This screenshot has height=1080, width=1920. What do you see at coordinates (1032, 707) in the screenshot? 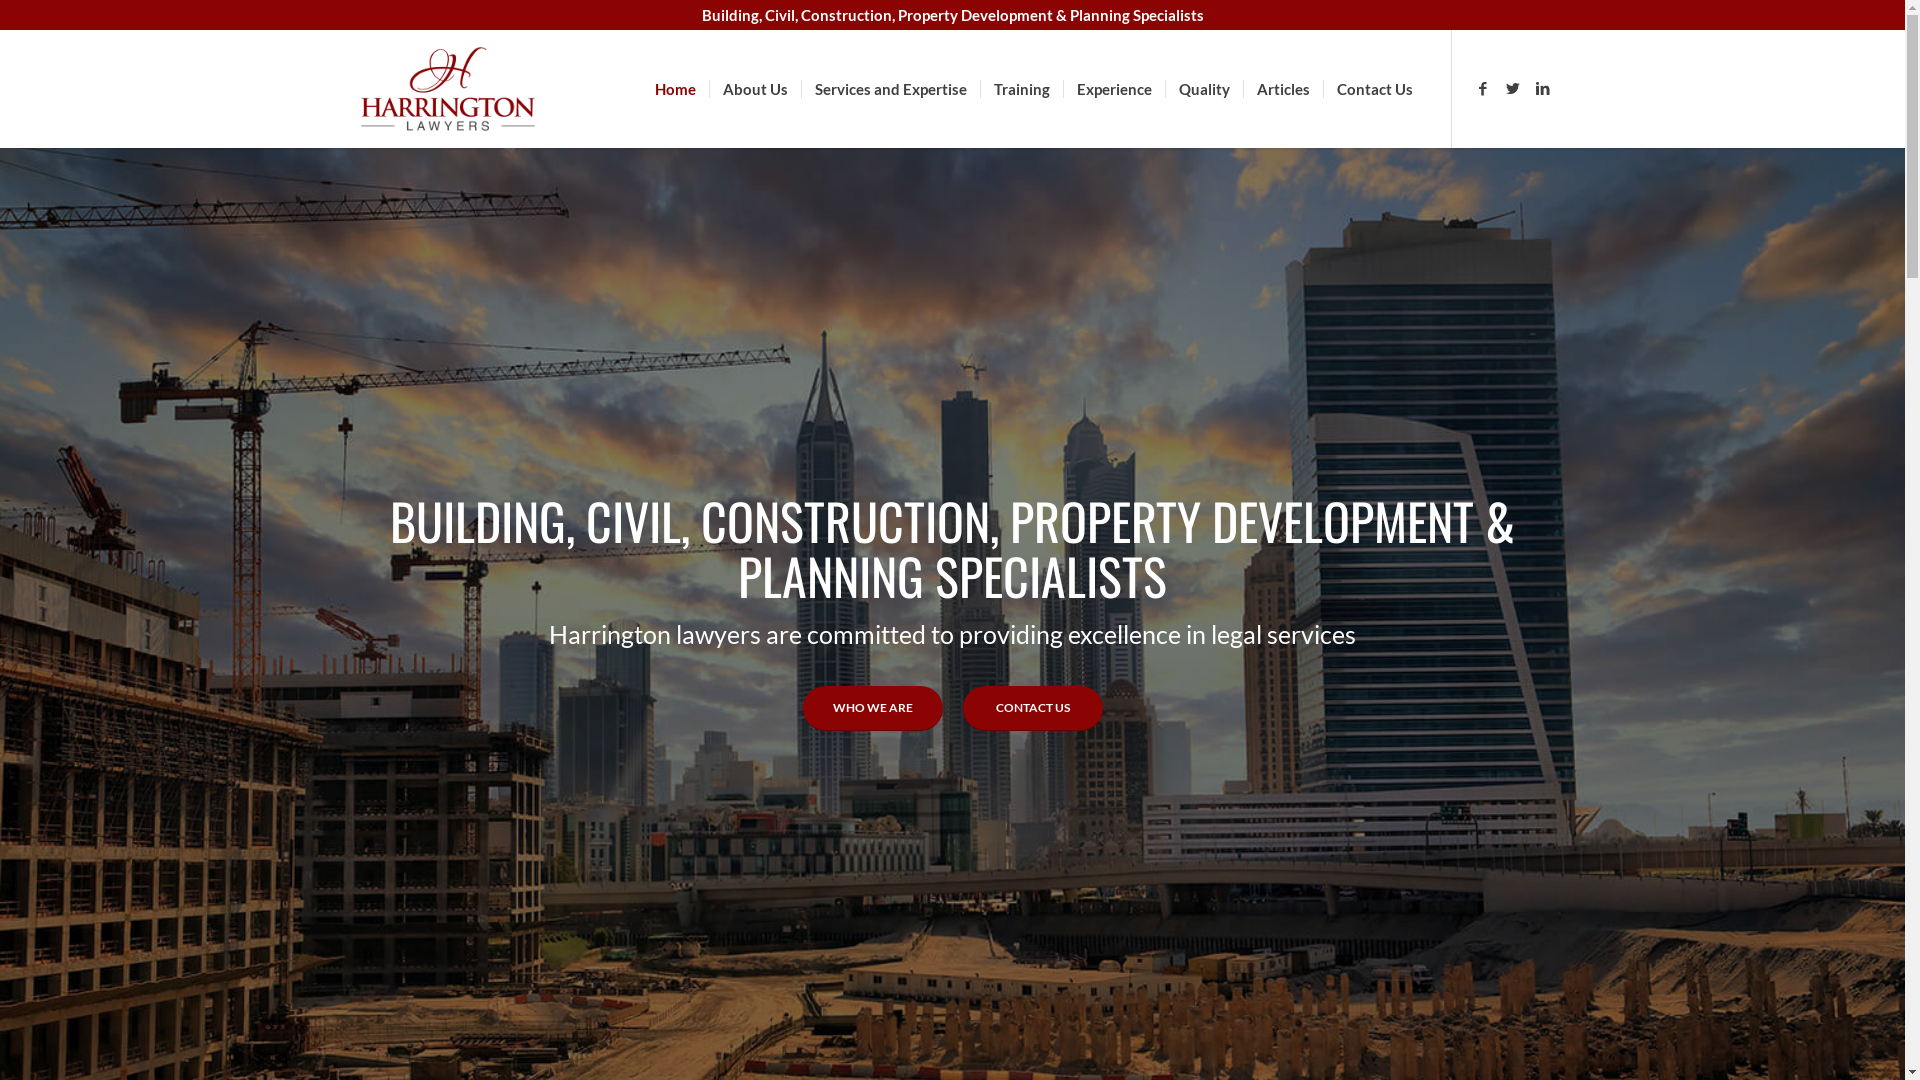
I see `'CONTACT US'` at bounding box center [1032, 707].